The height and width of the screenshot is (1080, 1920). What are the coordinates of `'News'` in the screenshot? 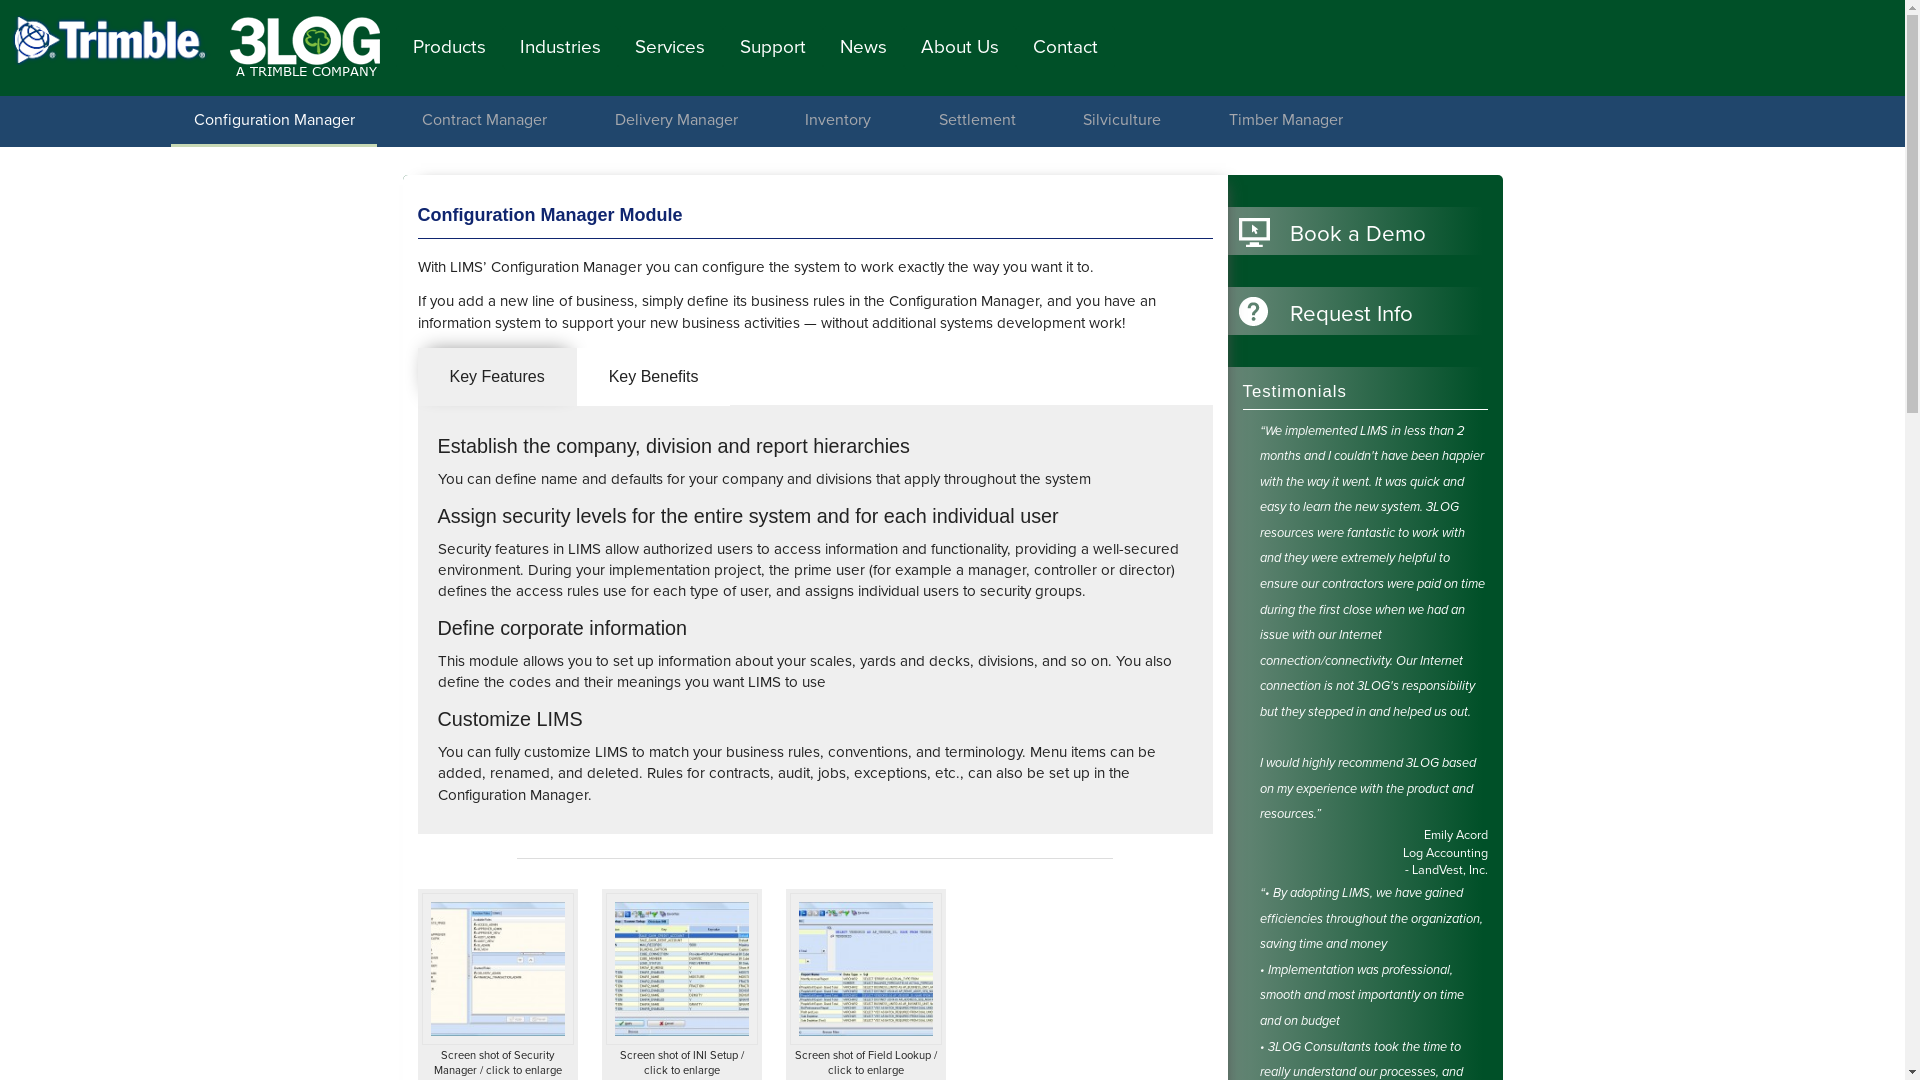 It's located at (863, 46).